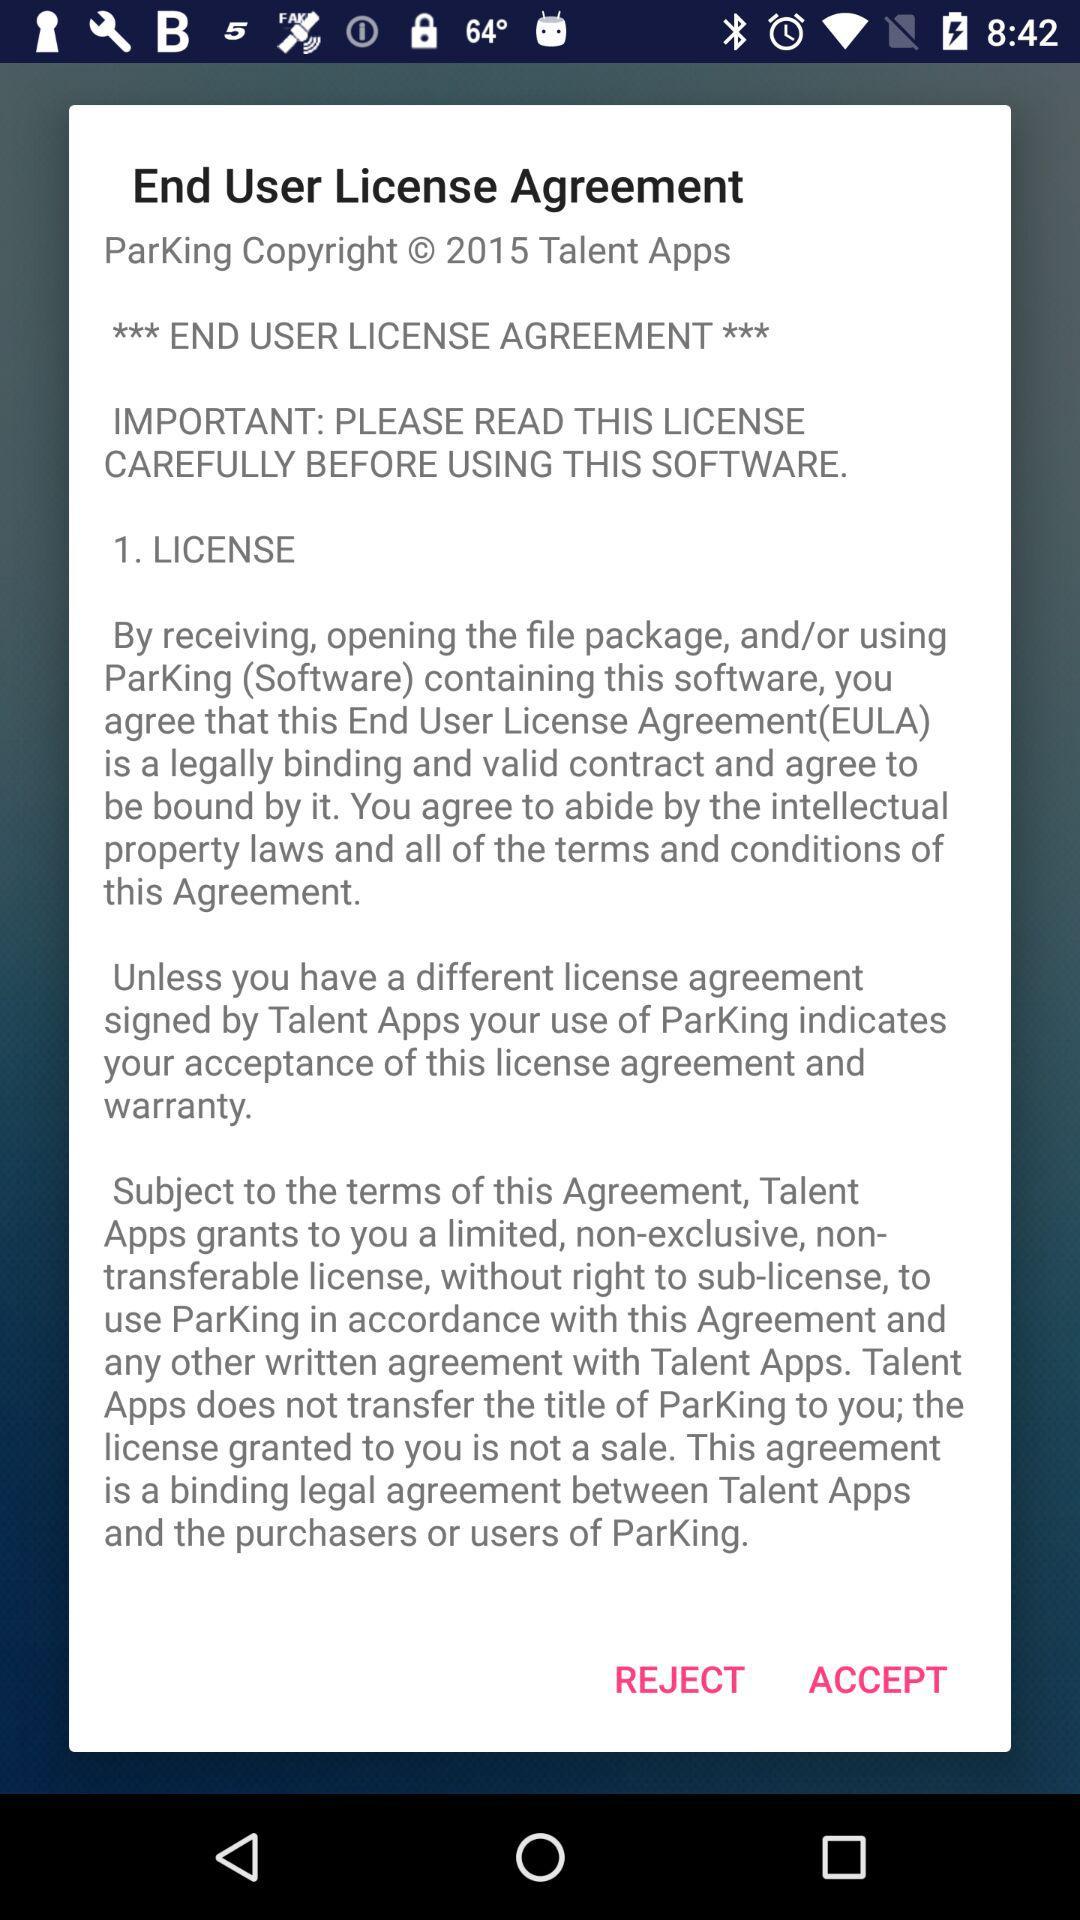 Image resolution: width=1080 pixels, height=1920 pixels. Describe the element at coordinates (877, 1678) in the screenshot. I see `the icon to the right of the reject` at that location.